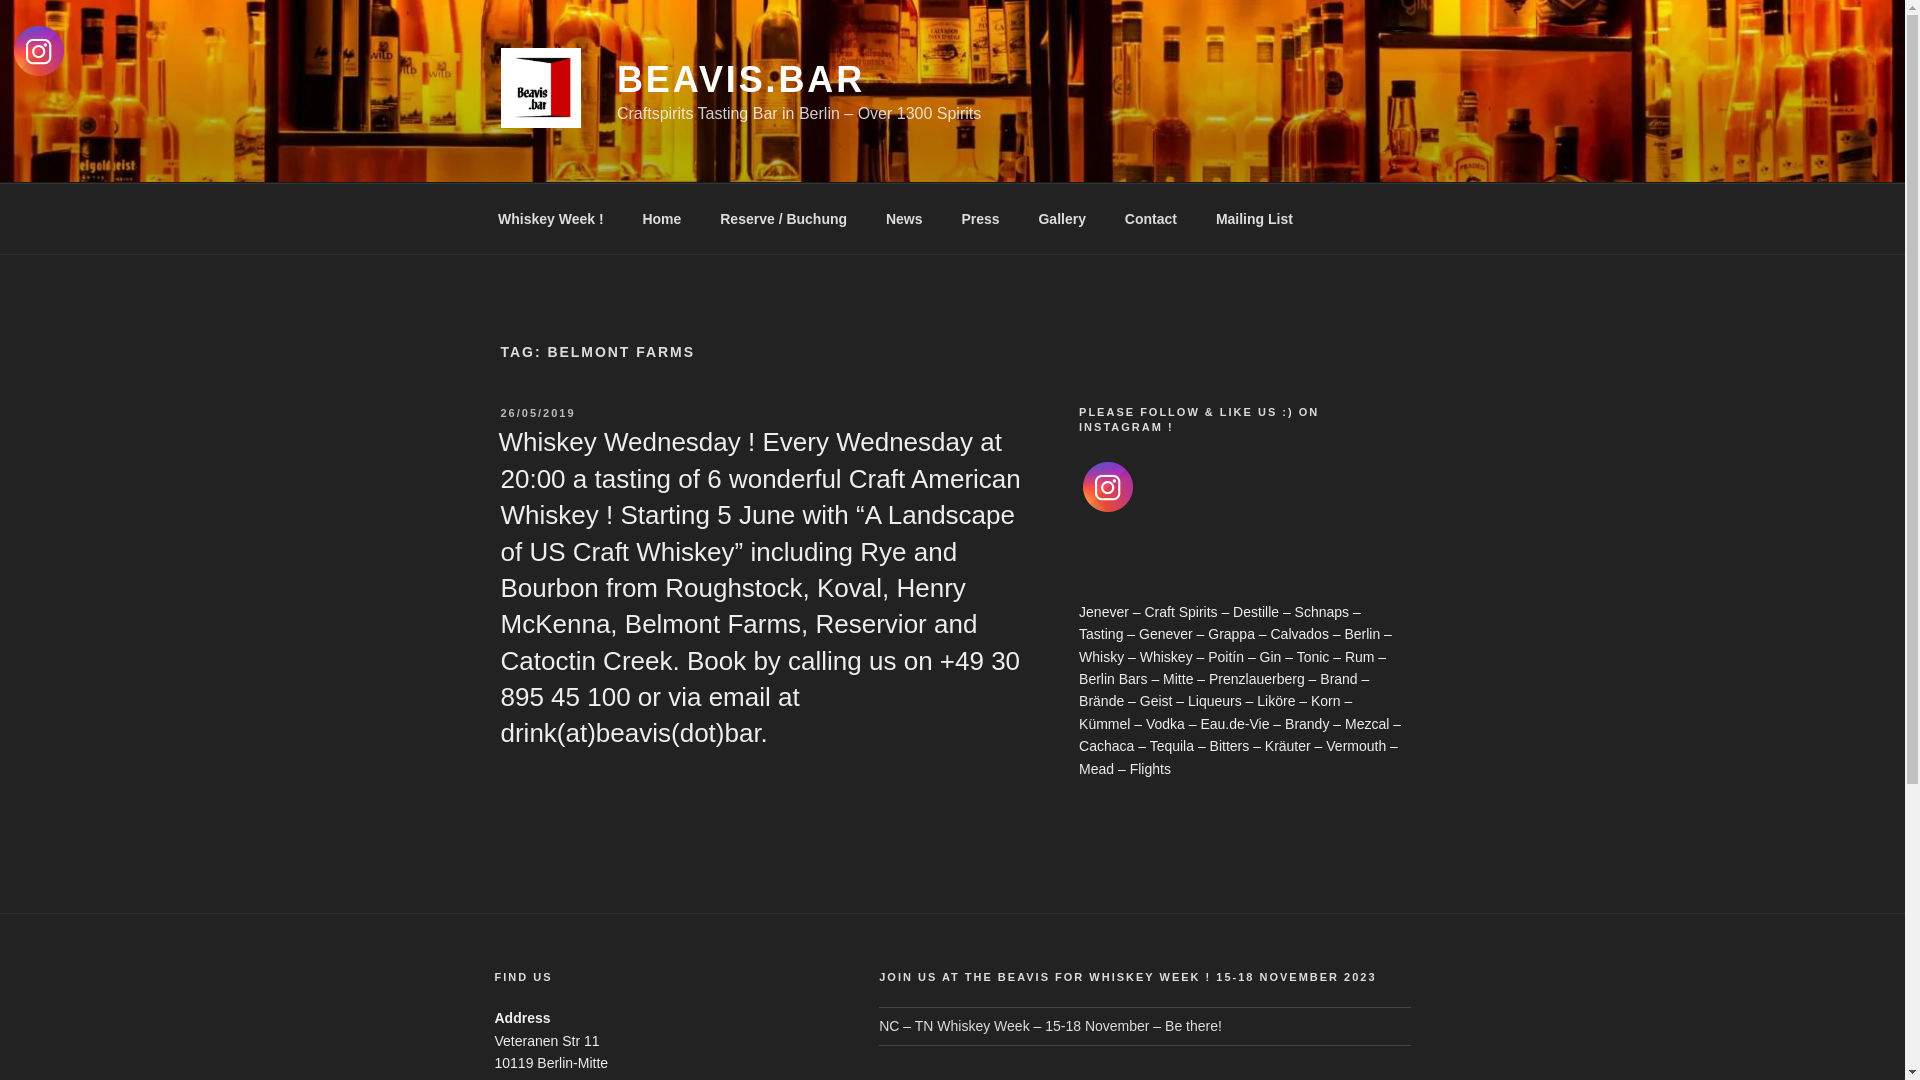 The height and width of the screenshot is (1080, 1920). Describe the element at coordinates (1060, 218) in the screenshot. I see `'Gallery'` at that location.